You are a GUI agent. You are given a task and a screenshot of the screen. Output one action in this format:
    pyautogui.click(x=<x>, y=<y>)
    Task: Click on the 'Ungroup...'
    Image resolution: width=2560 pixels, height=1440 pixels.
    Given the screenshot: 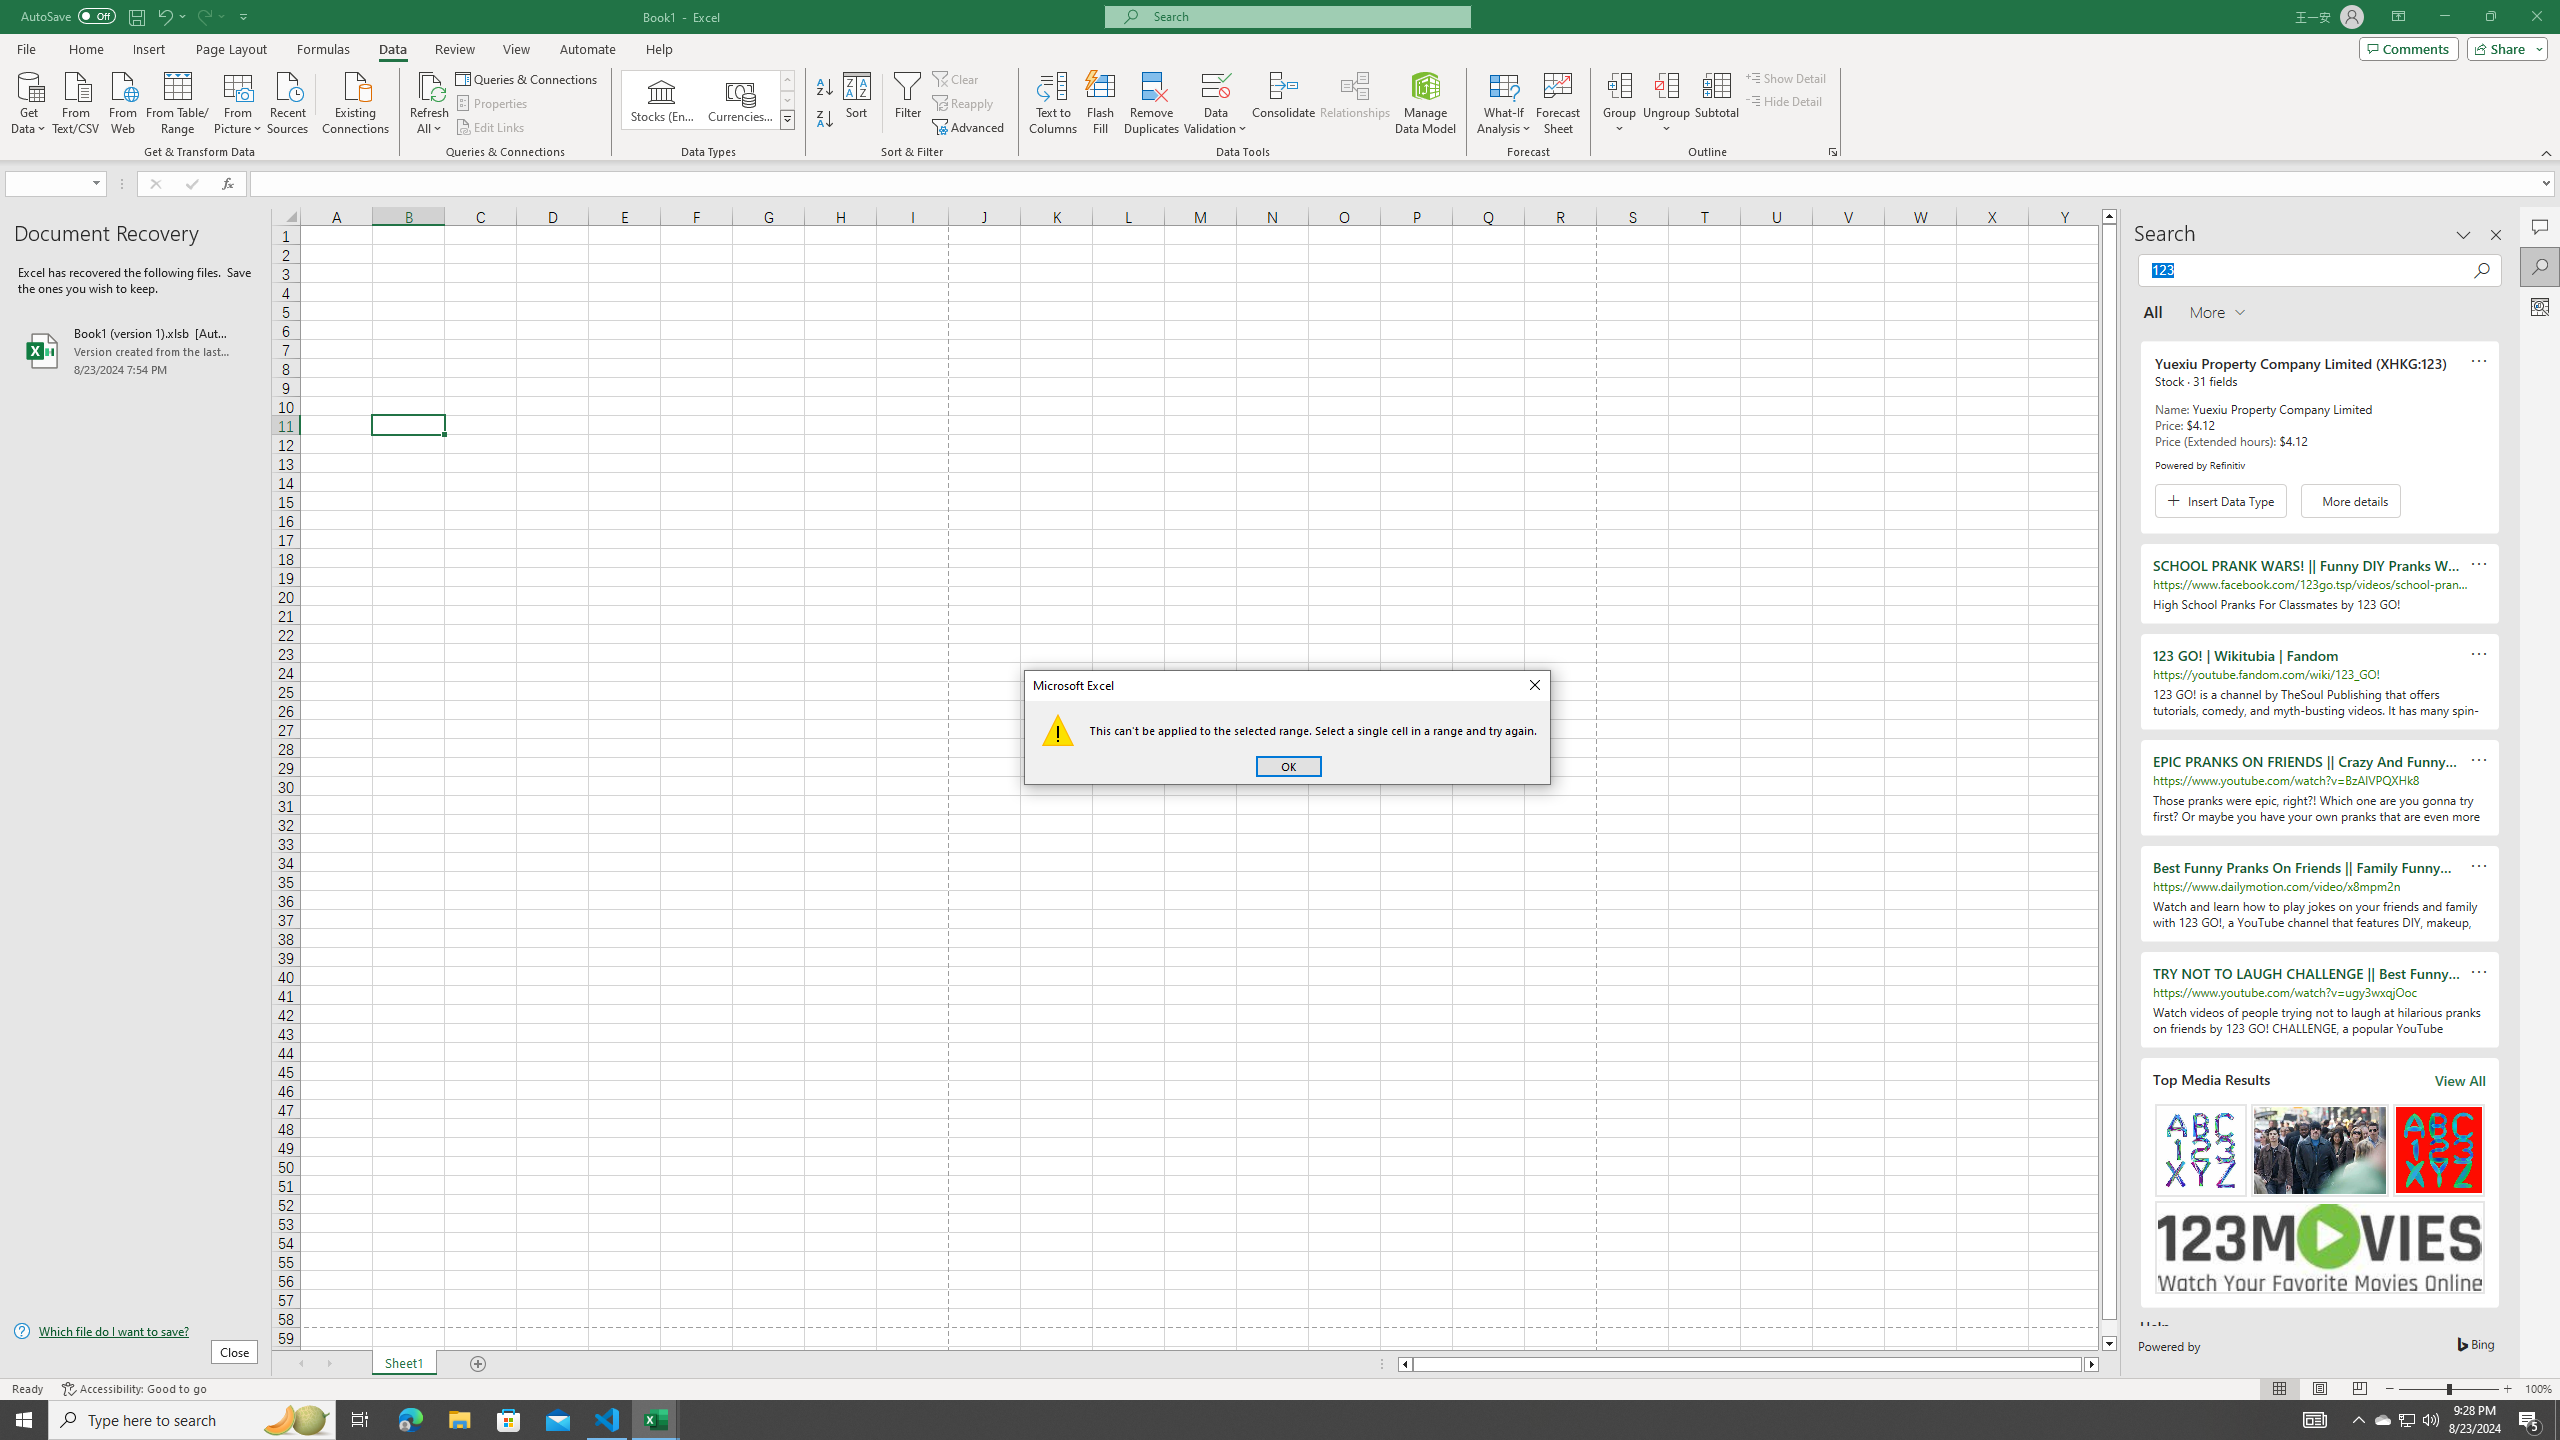 What is the action you would take?
    pyautogui.click(x=1666, y=84)
    